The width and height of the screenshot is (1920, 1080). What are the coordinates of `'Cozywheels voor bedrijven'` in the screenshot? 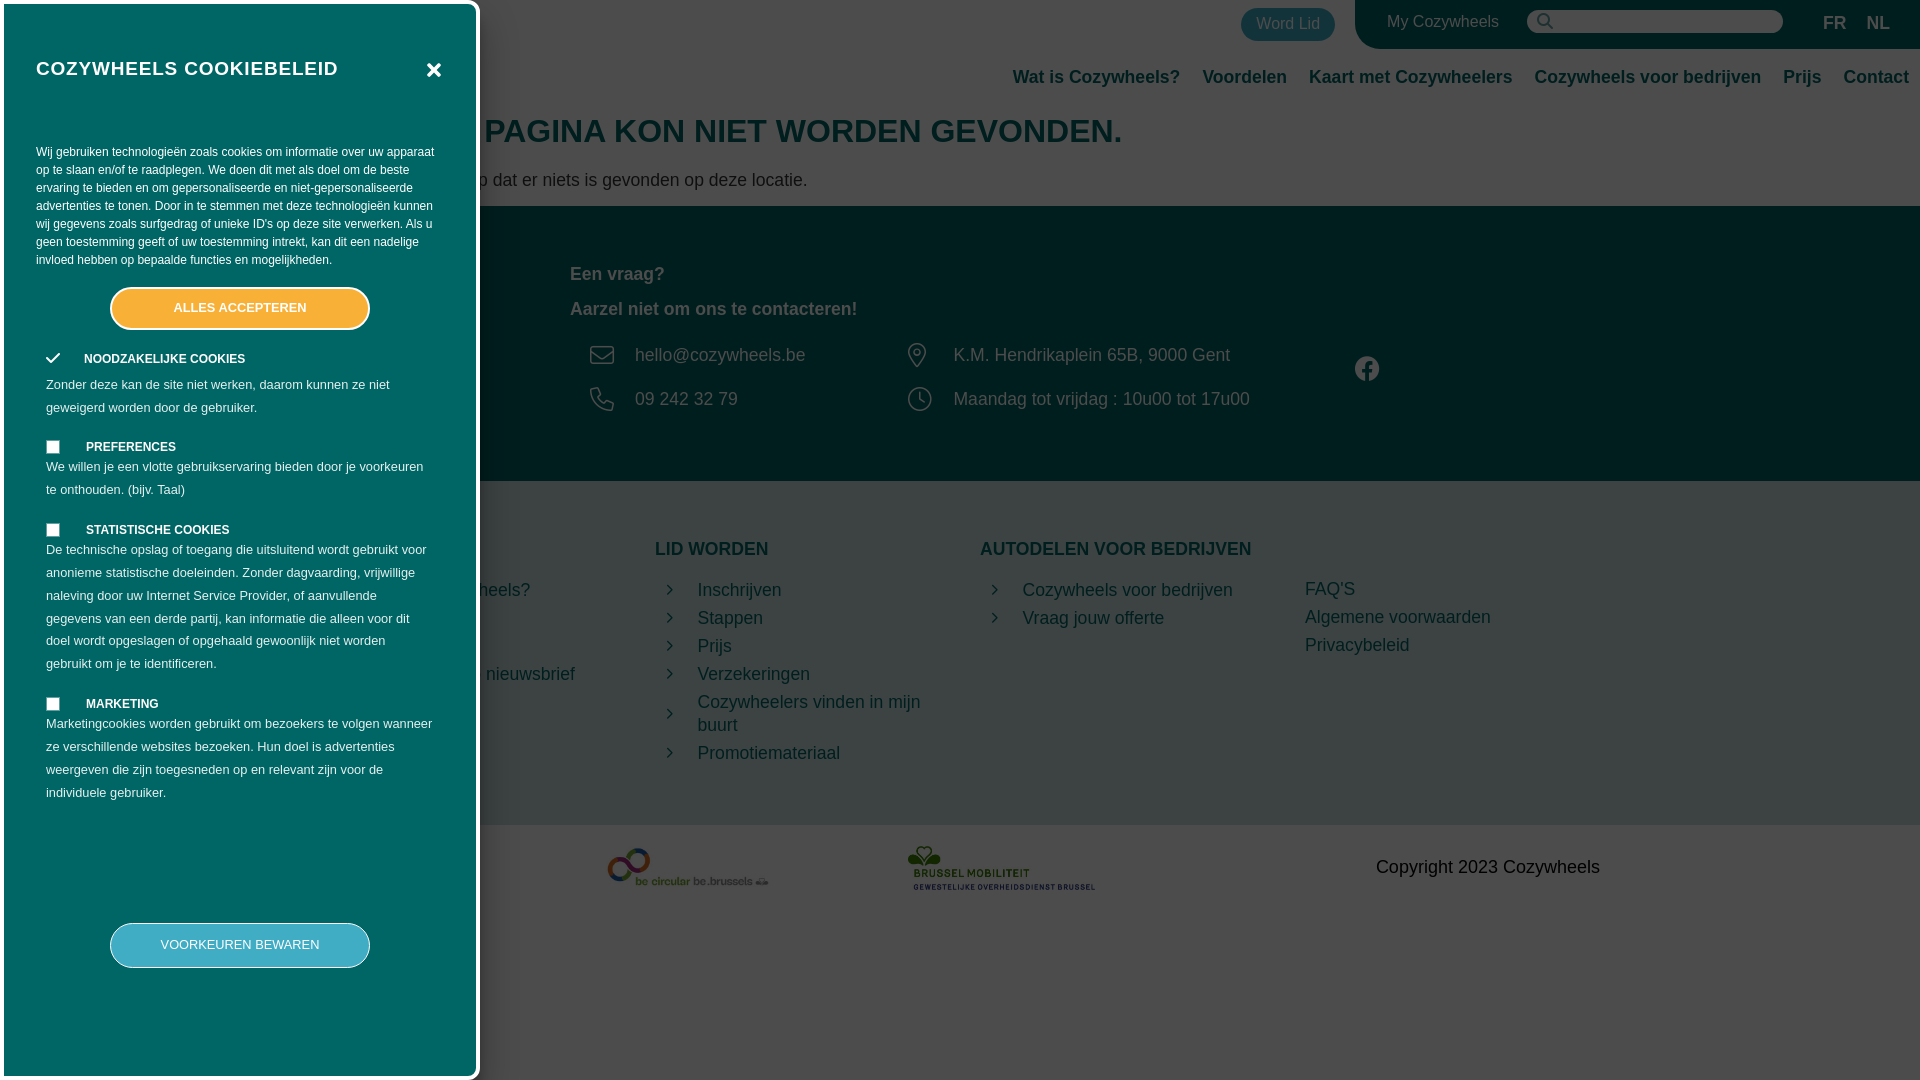 It's located at (1122, 589).